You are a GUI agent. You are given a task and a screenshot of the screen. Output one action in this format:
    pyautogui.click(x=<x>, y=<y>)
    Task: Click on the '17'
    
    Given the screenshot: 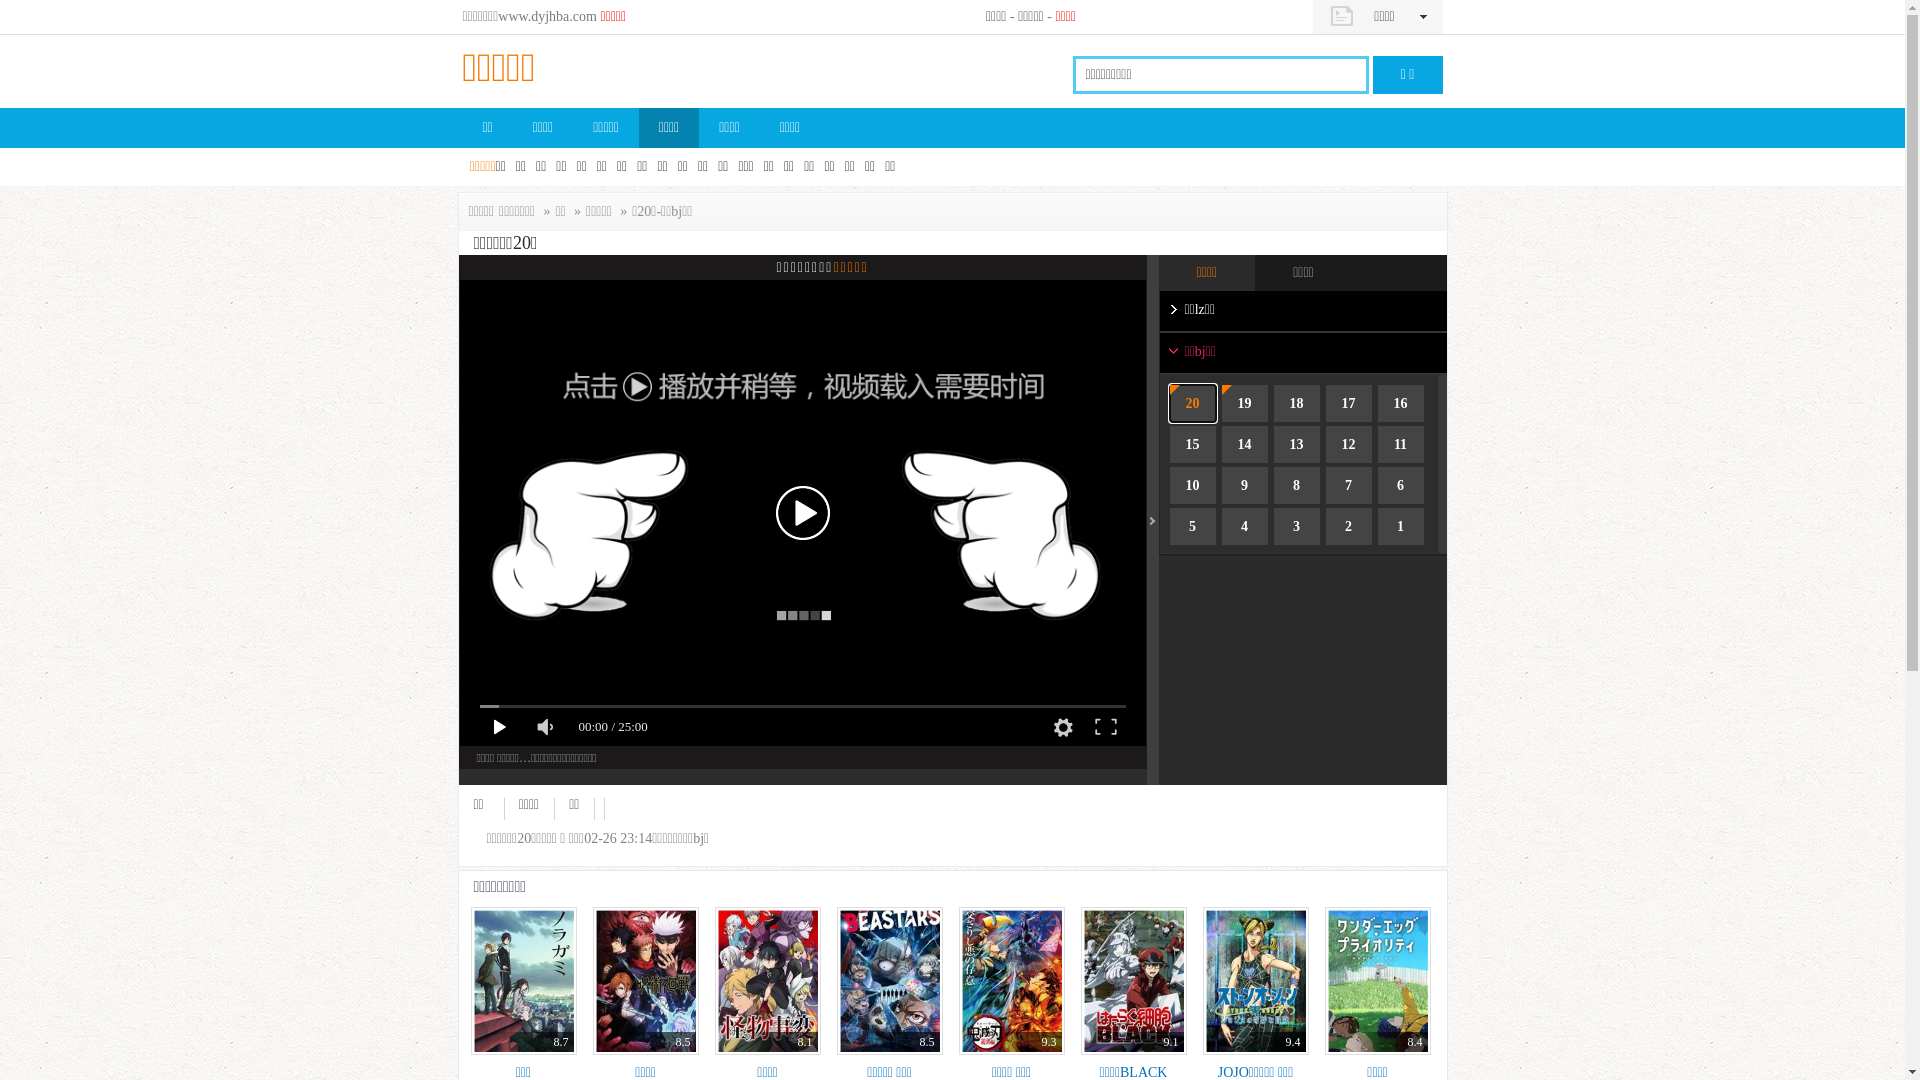 What is the action you would take?
    pyautogui.click(x=1348, y=403)
    